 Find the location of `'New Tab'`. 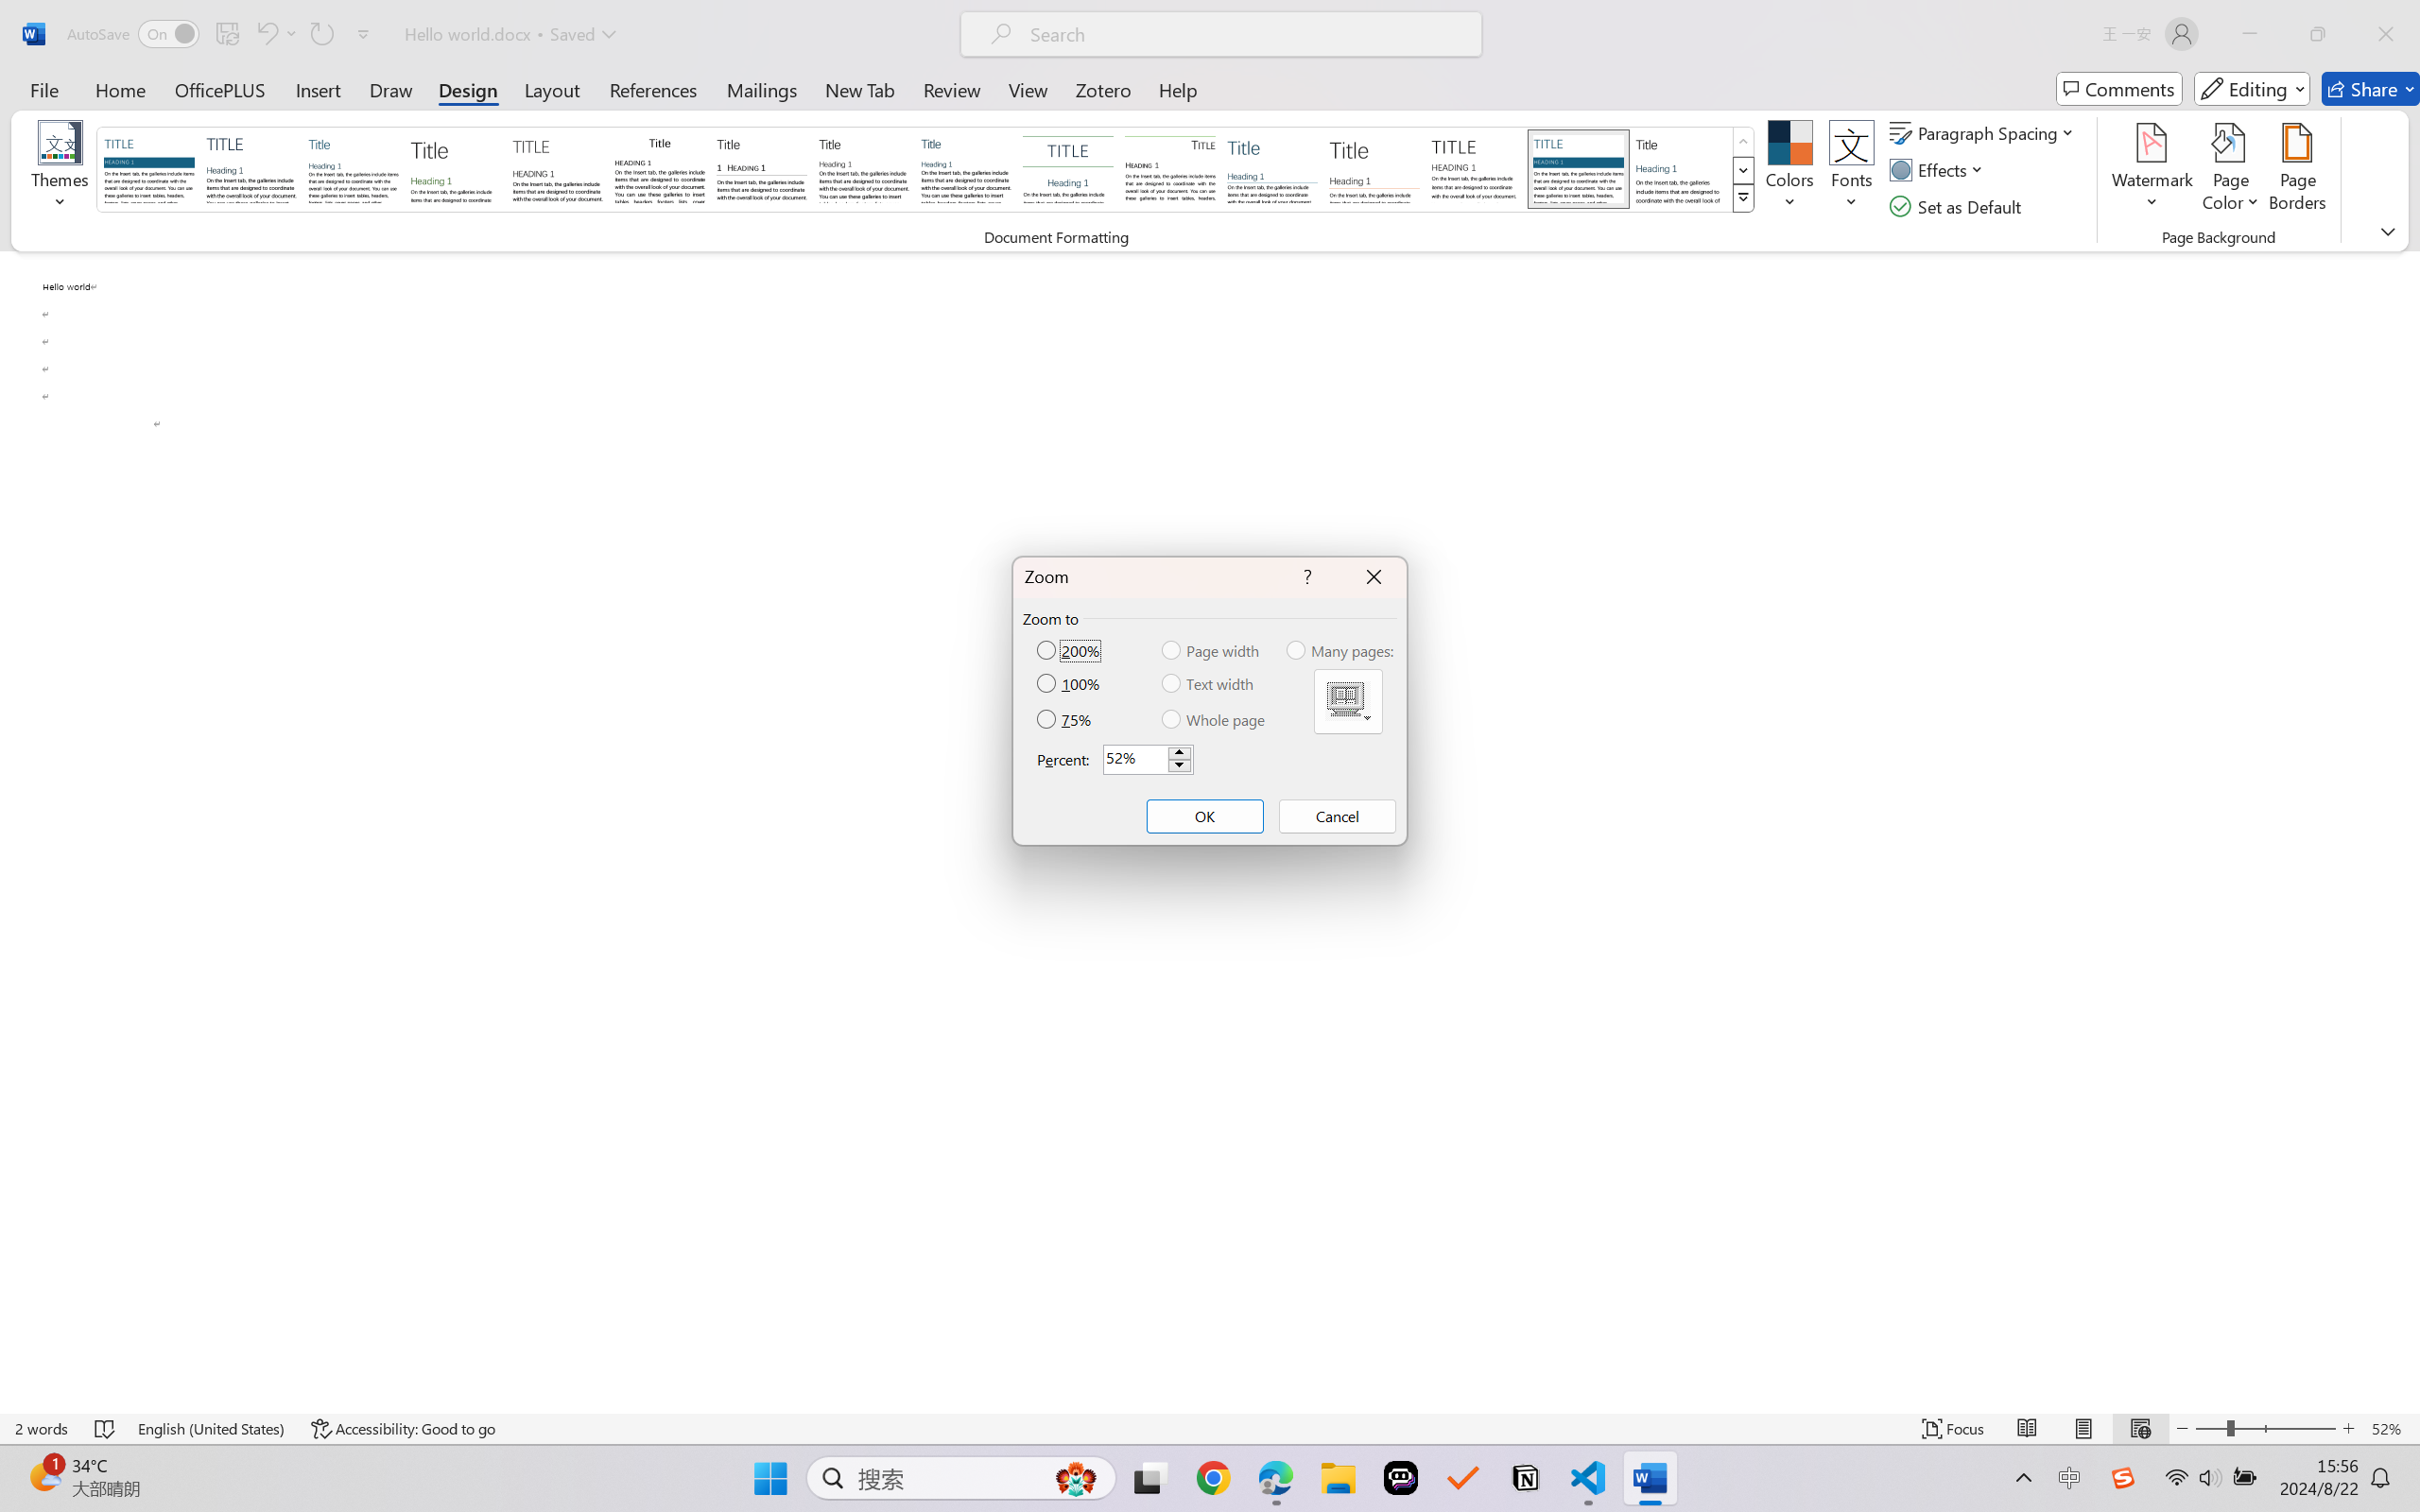

'New Tab' is located at coordinates (859, 88).